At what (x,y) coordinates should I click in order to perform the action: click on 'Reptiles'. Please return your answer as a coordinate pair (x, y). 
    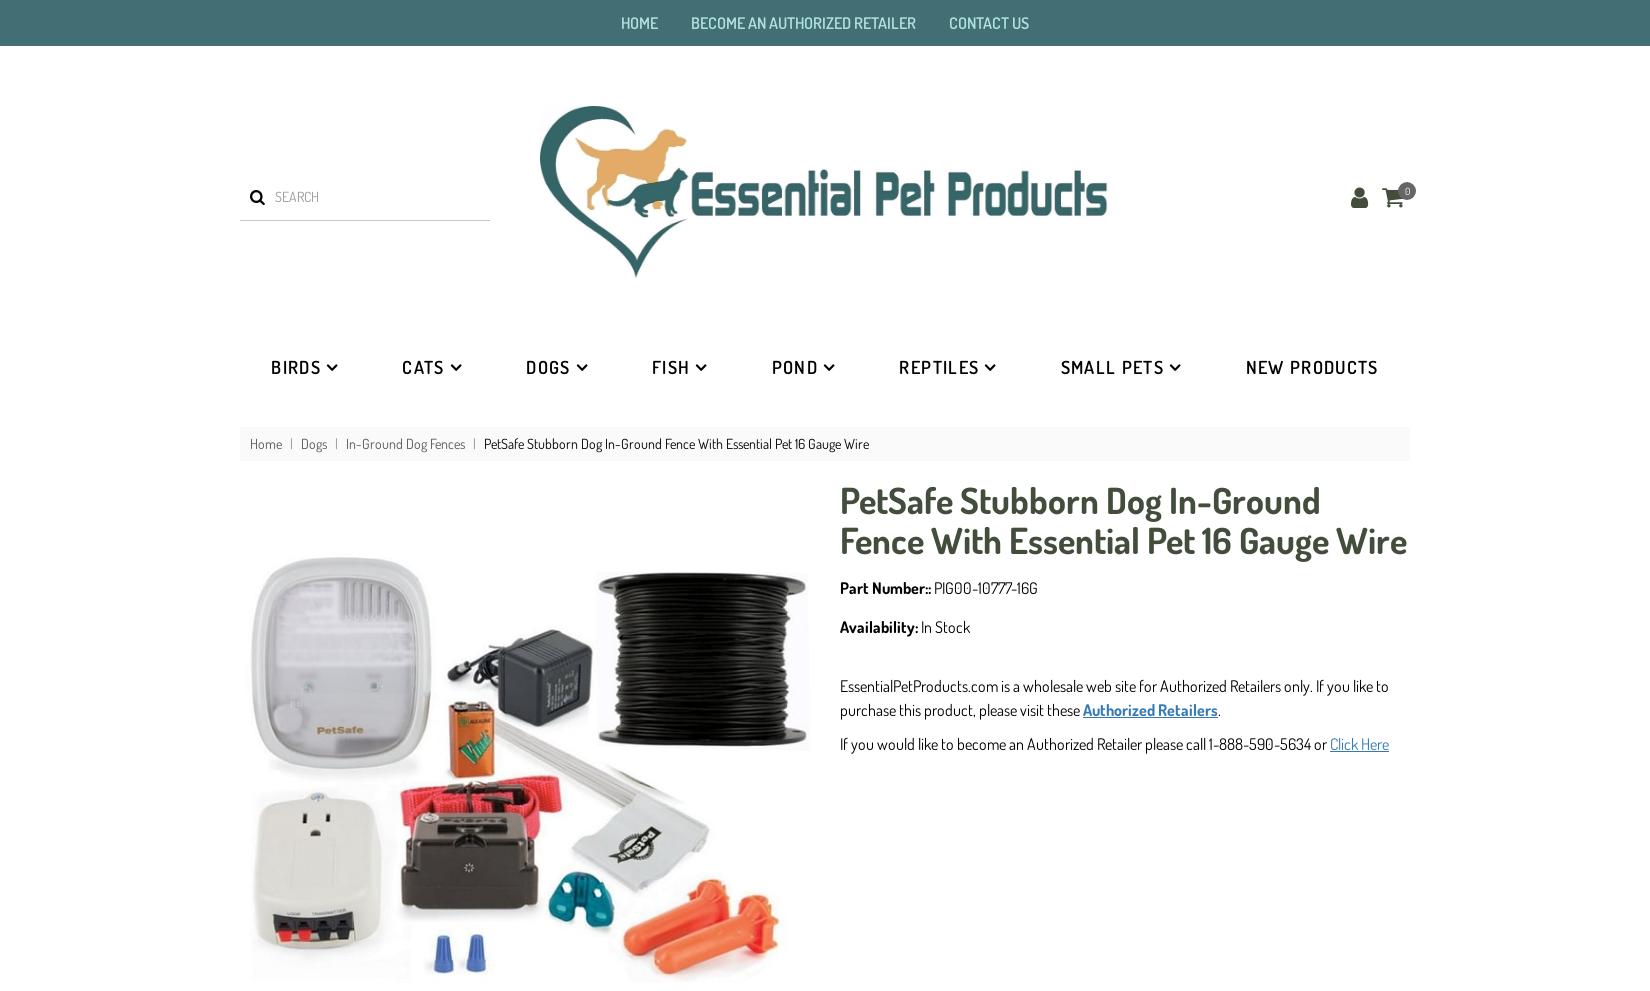
    Looking at the image, I should click on (939, 365).